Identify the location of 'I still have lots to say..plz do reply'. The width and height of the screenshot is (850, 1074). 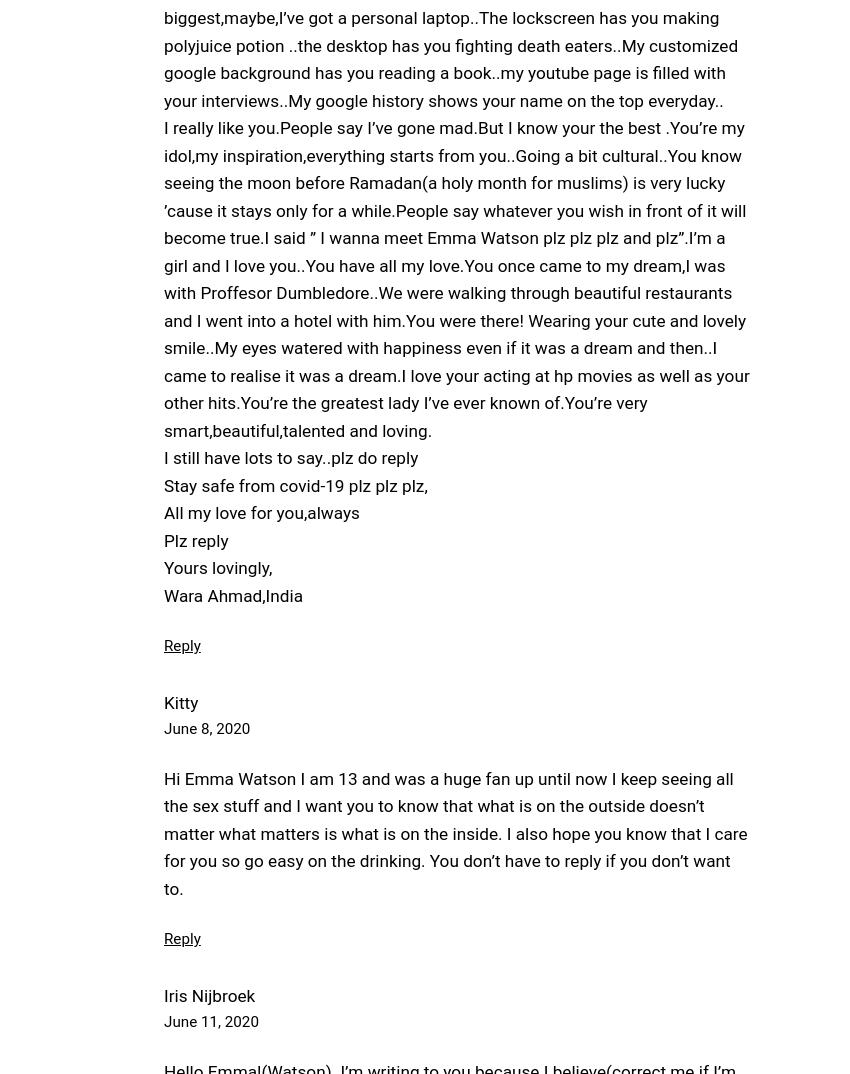
(163, 456).